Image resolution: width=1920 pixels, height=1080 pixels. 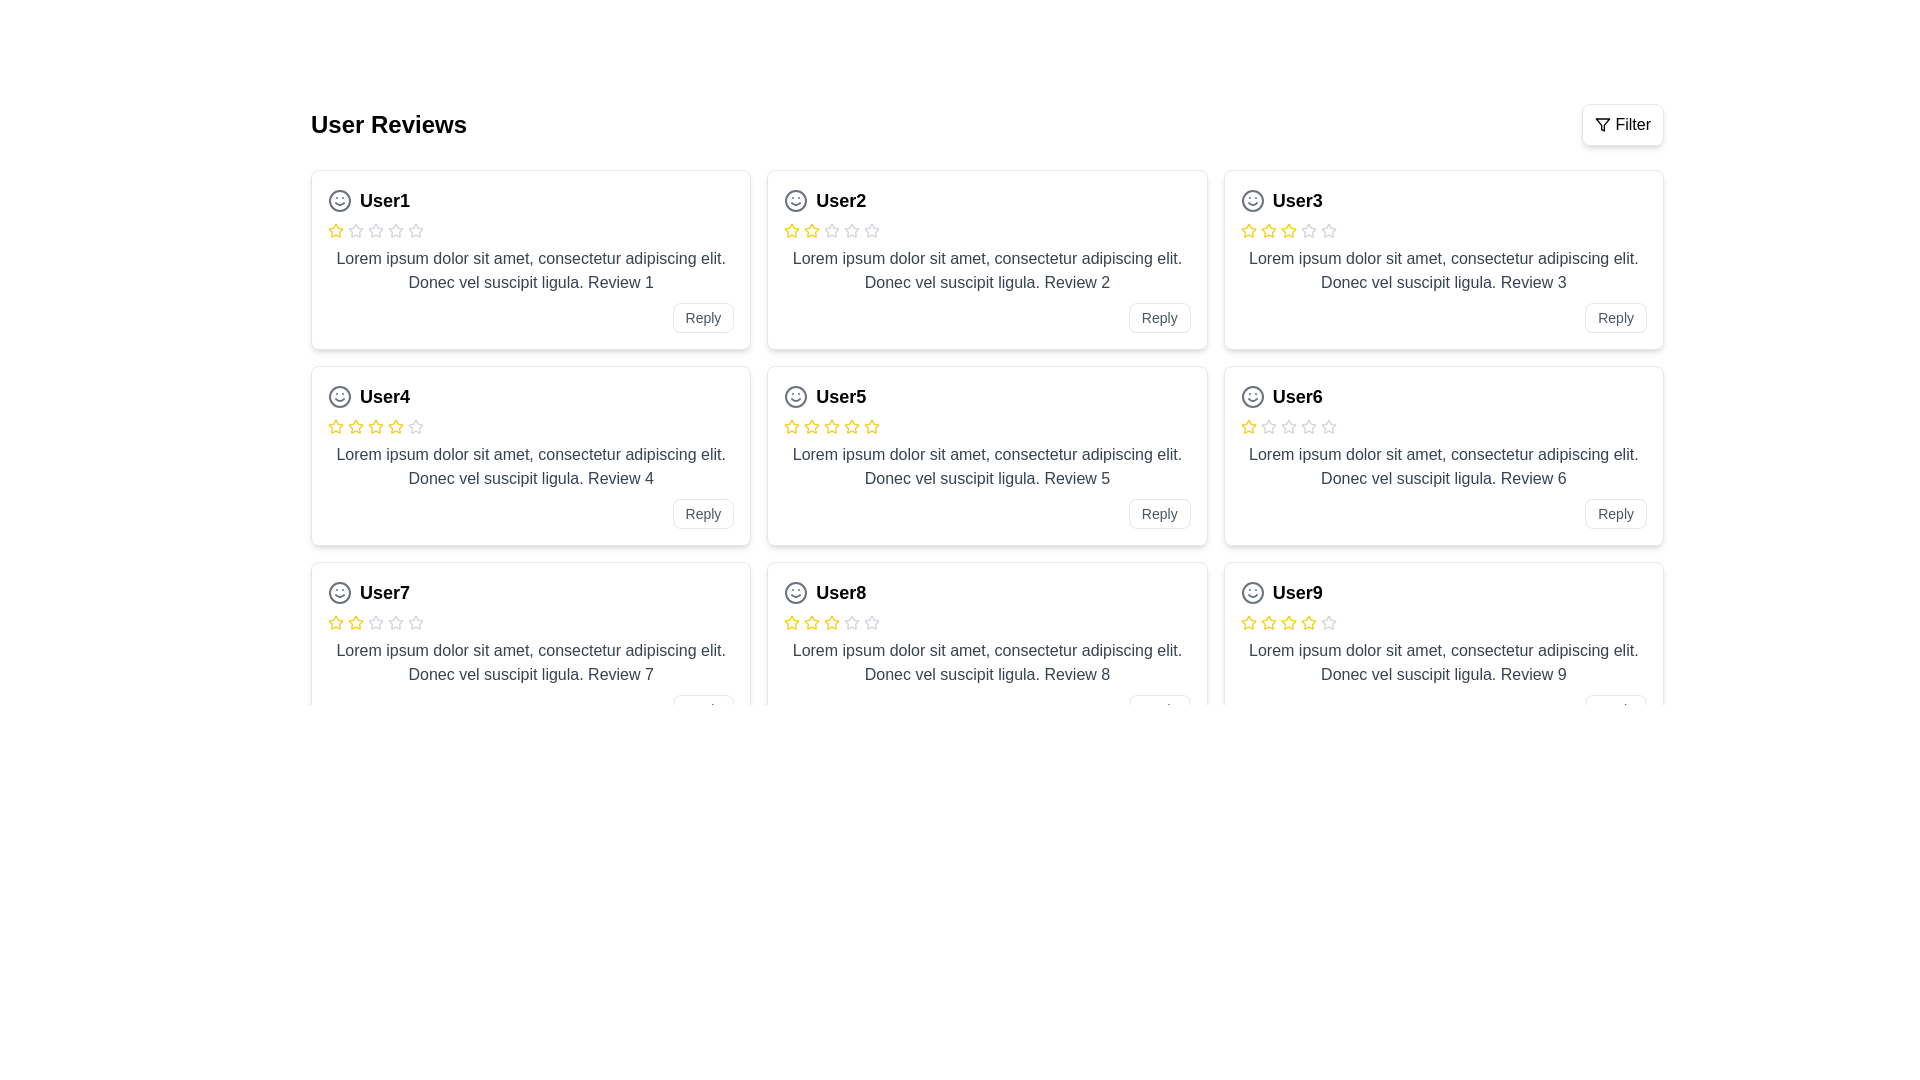 I want to click on the fifth star icon in the rating system for the user review titled 'User9', located at the bottom-right corner of the review grid, so click(x=1308, y=621).